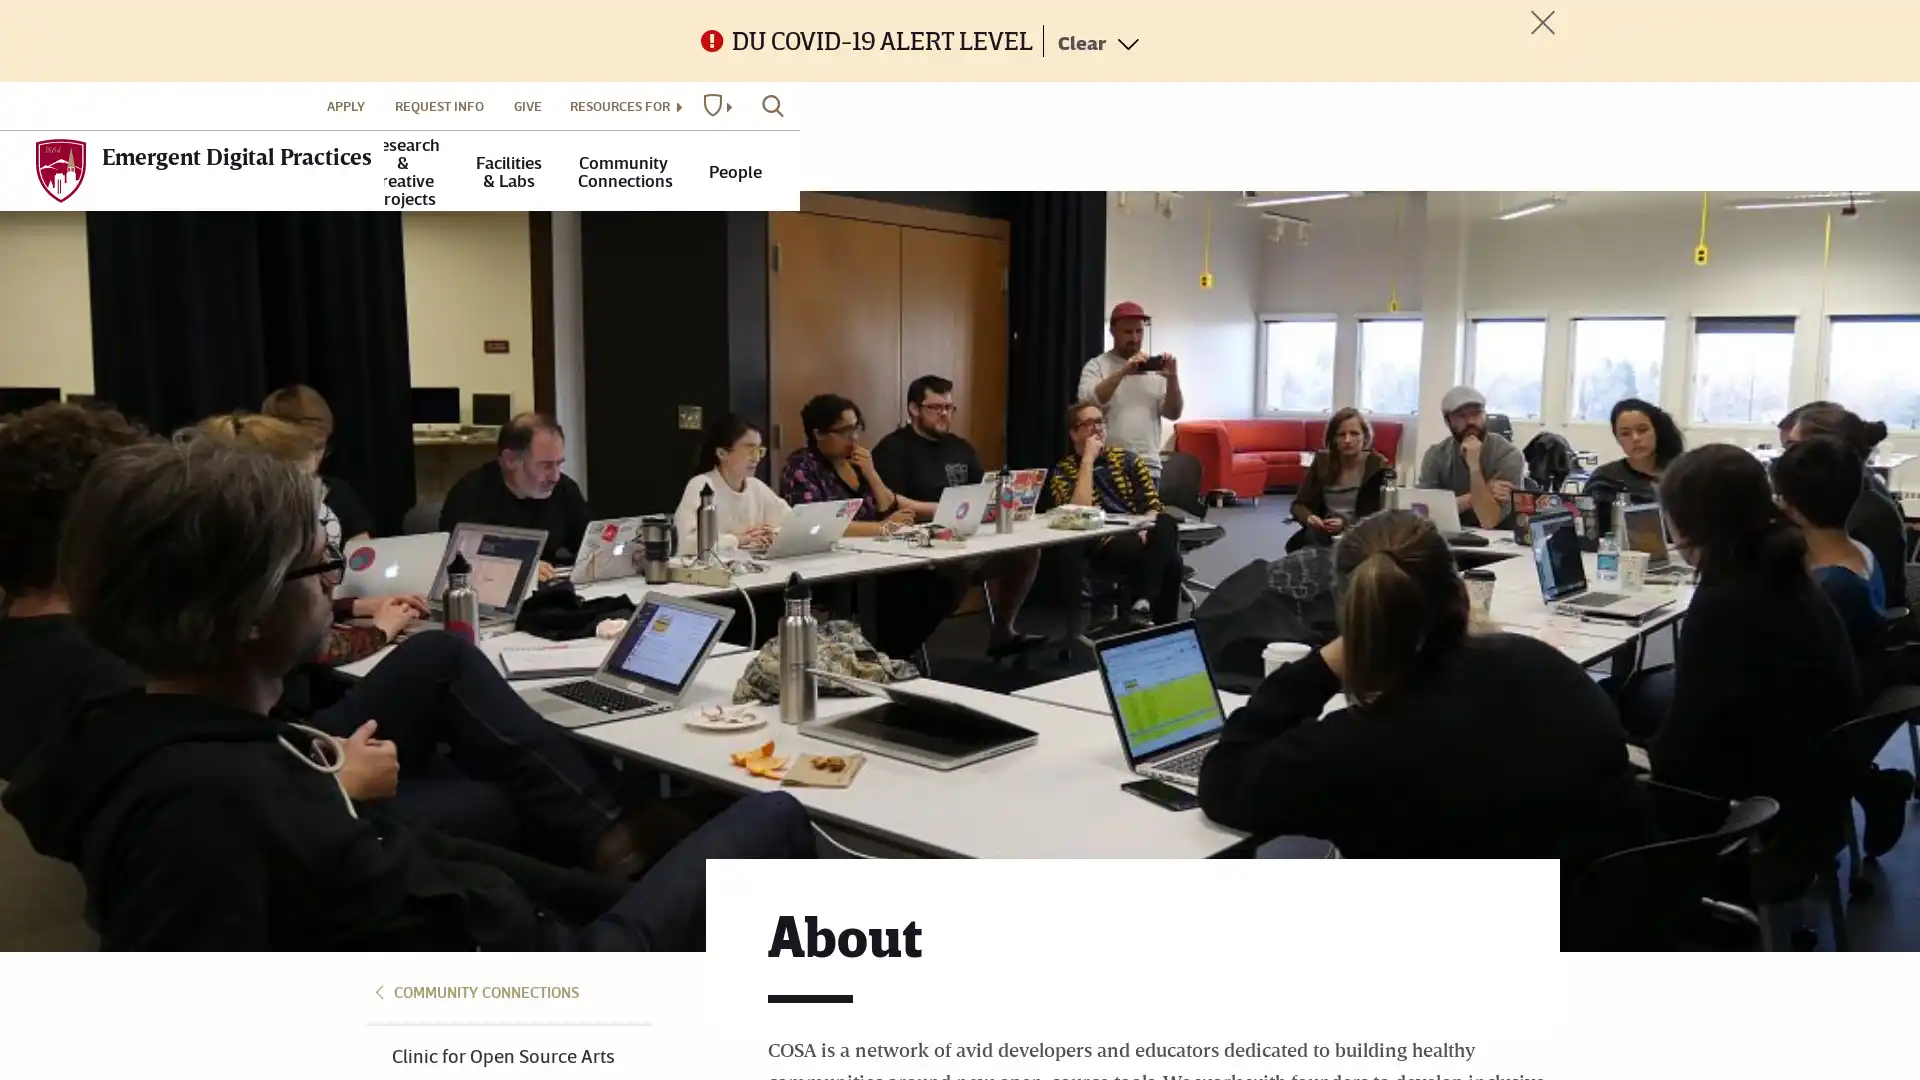  I want to click on GIVE, so click(1287, 105).